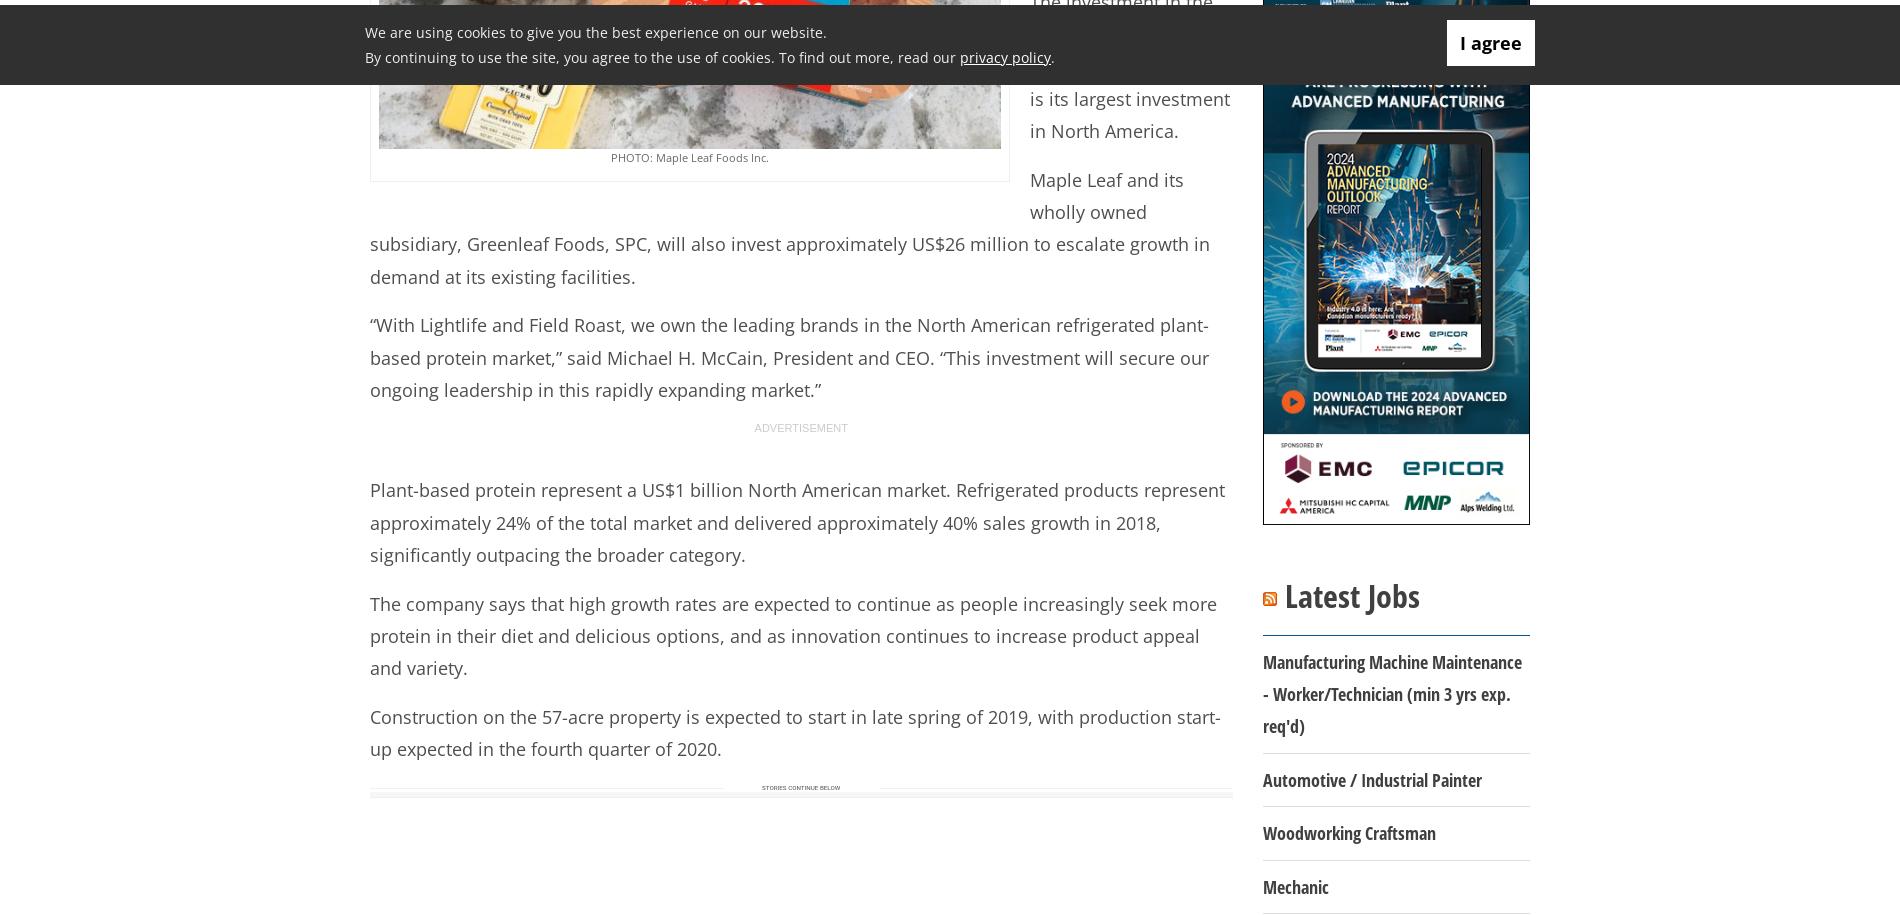  Describe the element at coordinates (1005, 55) in the screenshot. I see `'privacy policy'` at that location.